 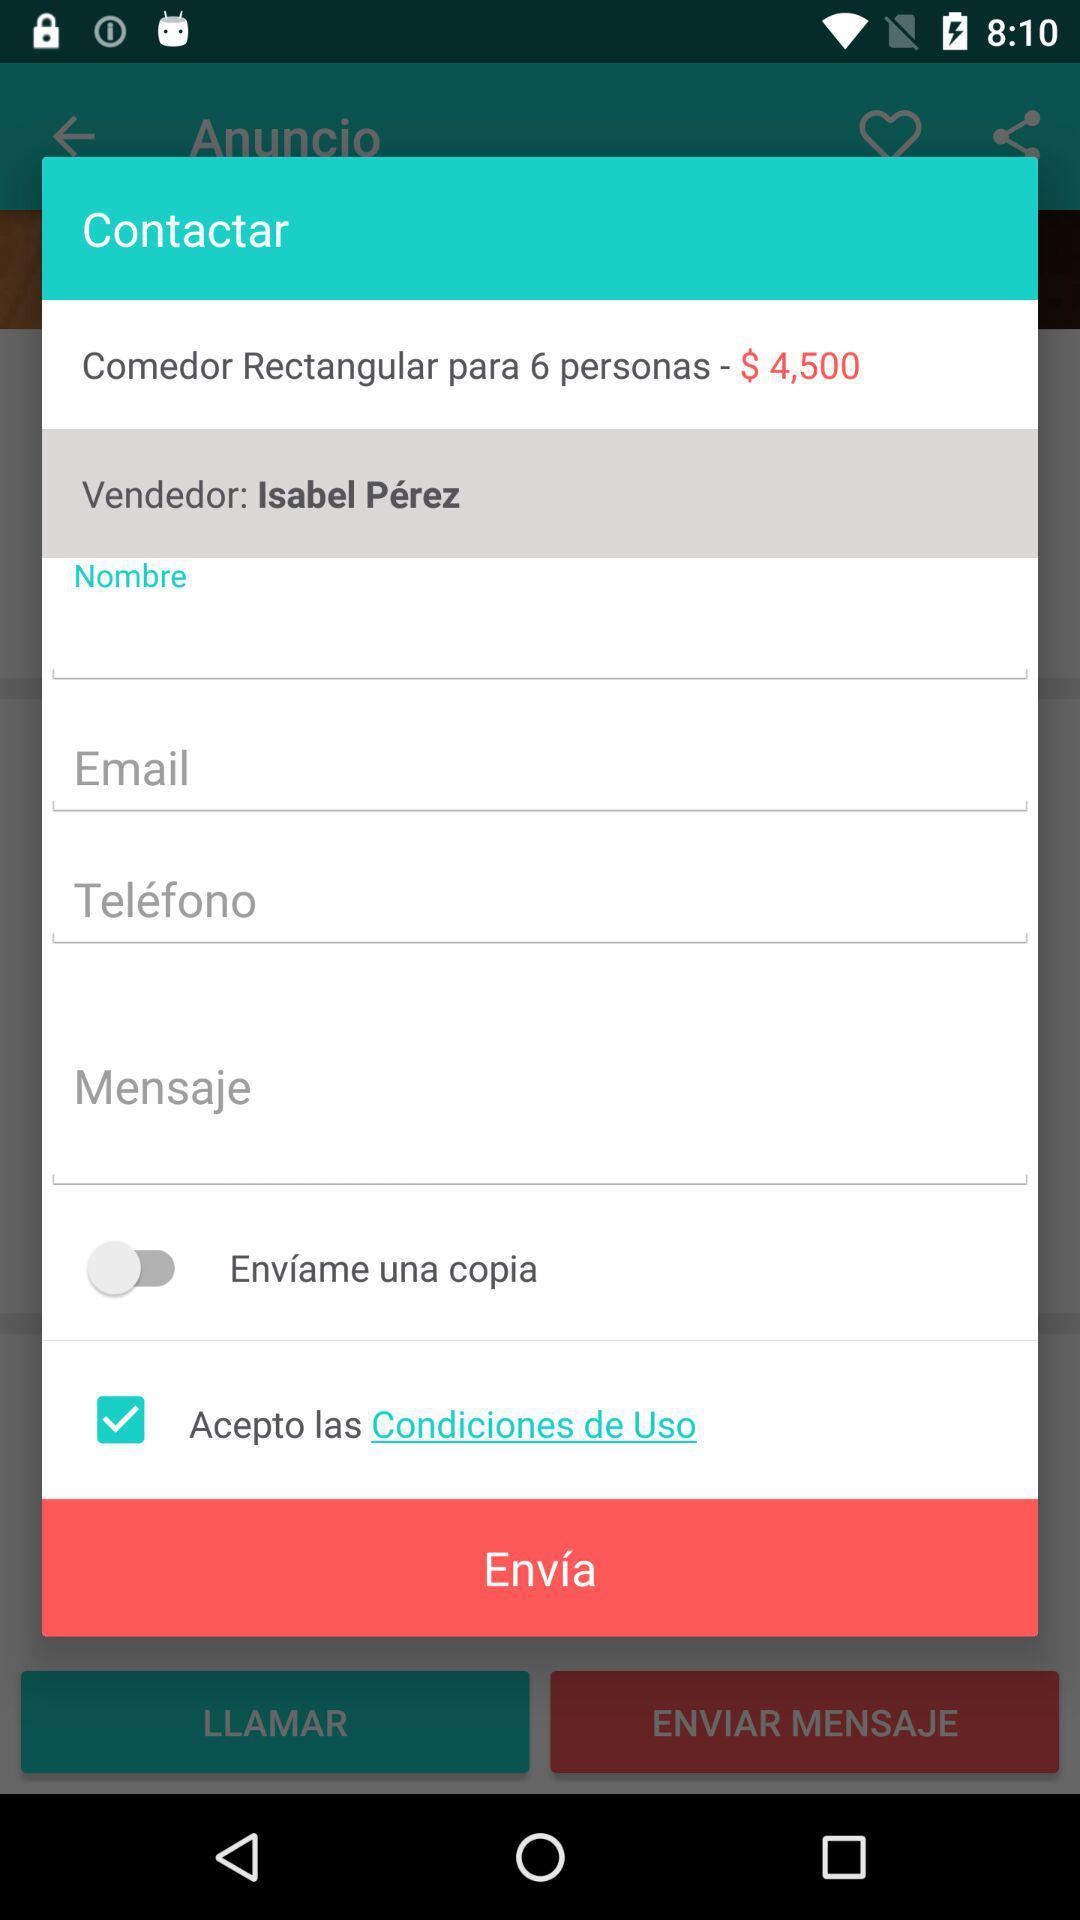 What do you see at coordinates (540, 901) in the screenshot?
I see `passward` at bounding box center [540, 901].